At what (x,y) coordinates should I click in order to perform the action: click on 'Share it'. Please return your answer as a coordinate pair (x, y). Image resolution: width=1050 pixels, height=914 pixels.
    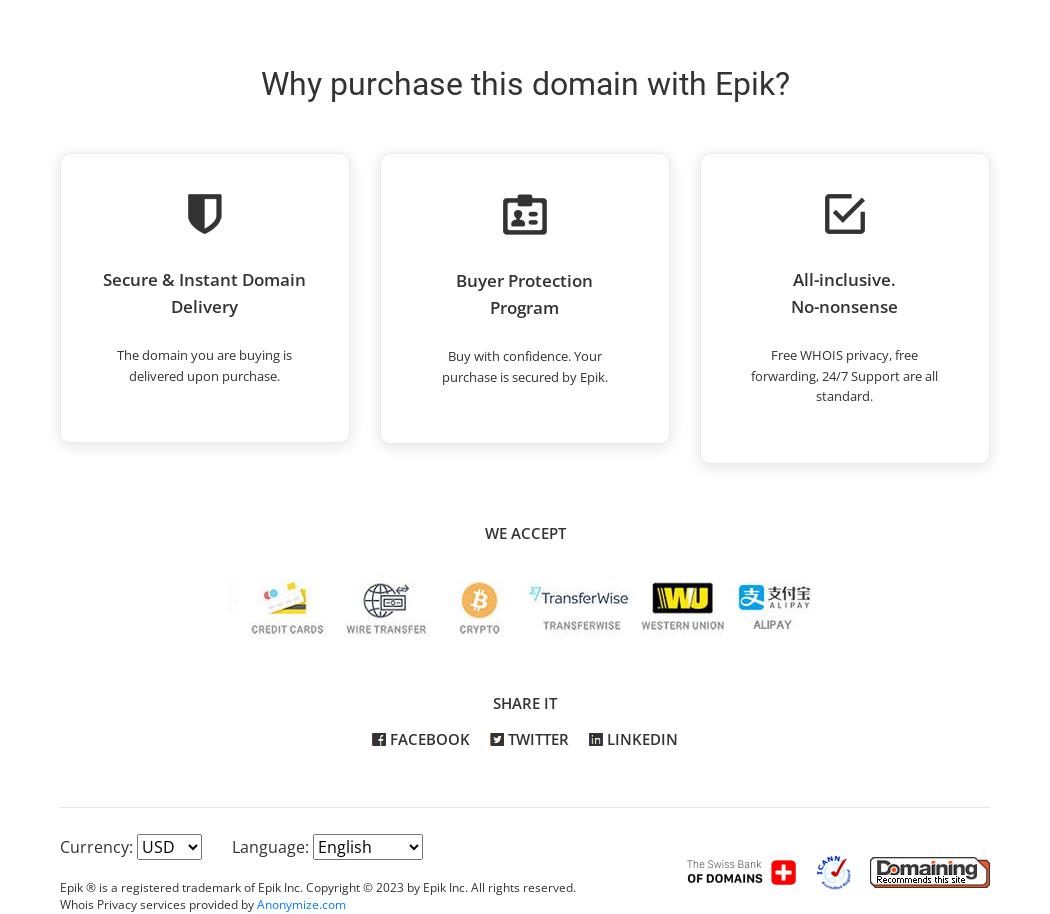
    Looking at the image, I should click on (525, 701).